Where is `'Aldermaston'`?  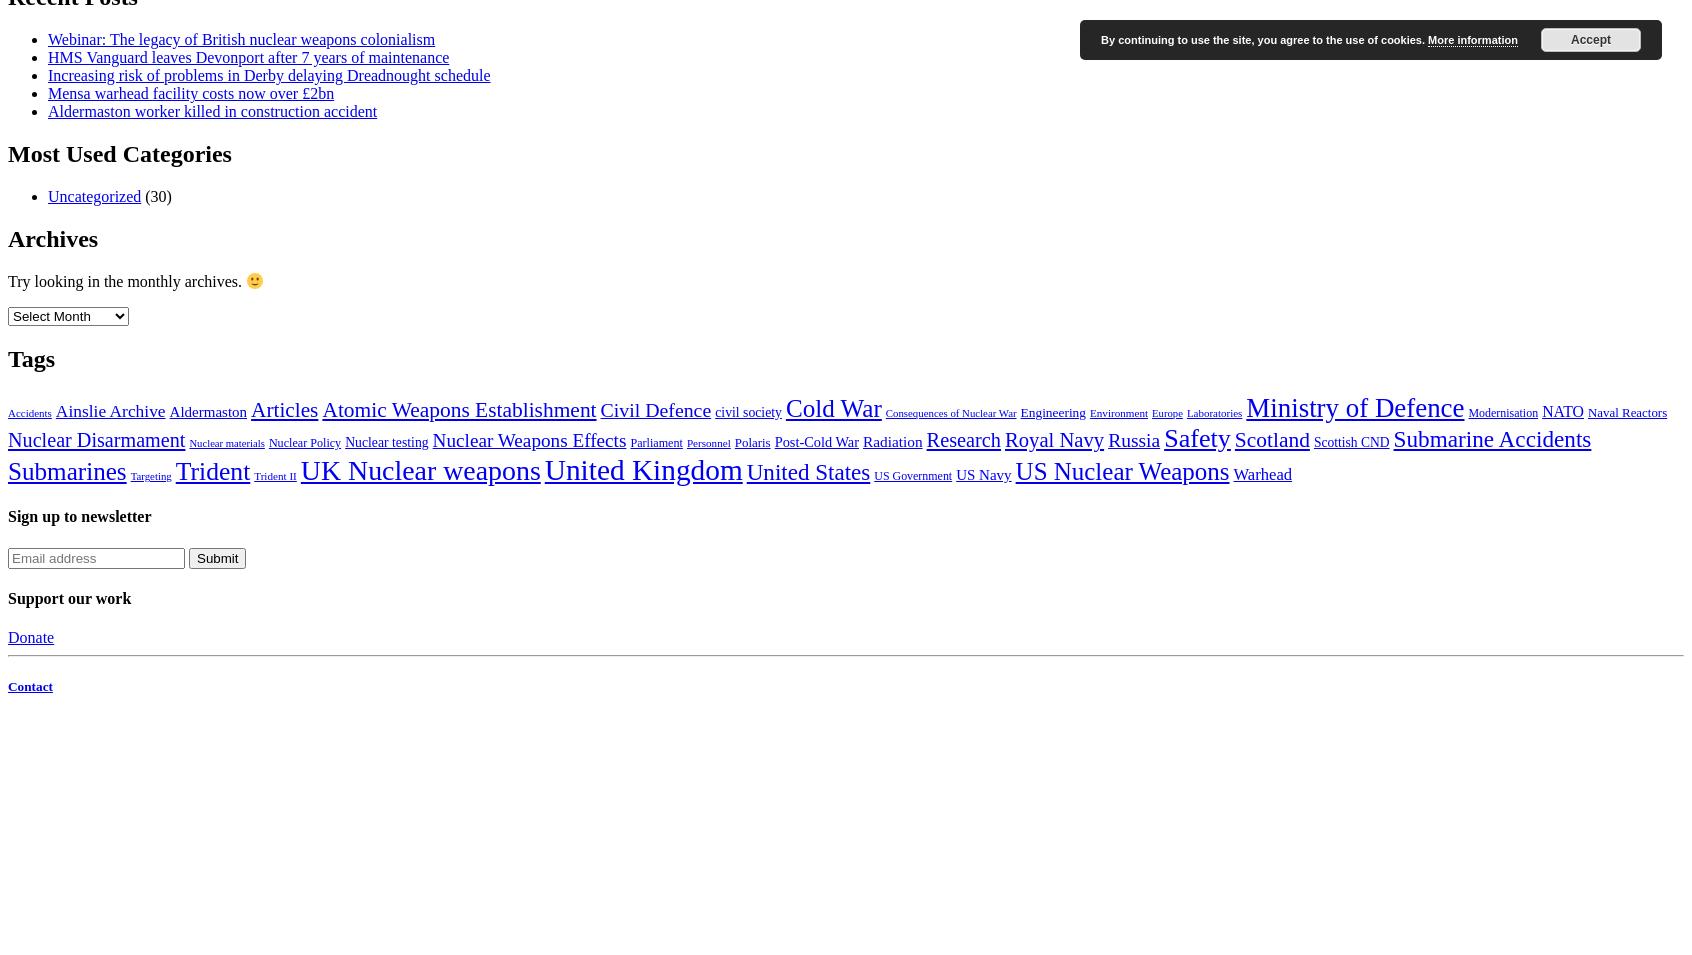
'Aldermaston' is located at coordinates (206, 410).